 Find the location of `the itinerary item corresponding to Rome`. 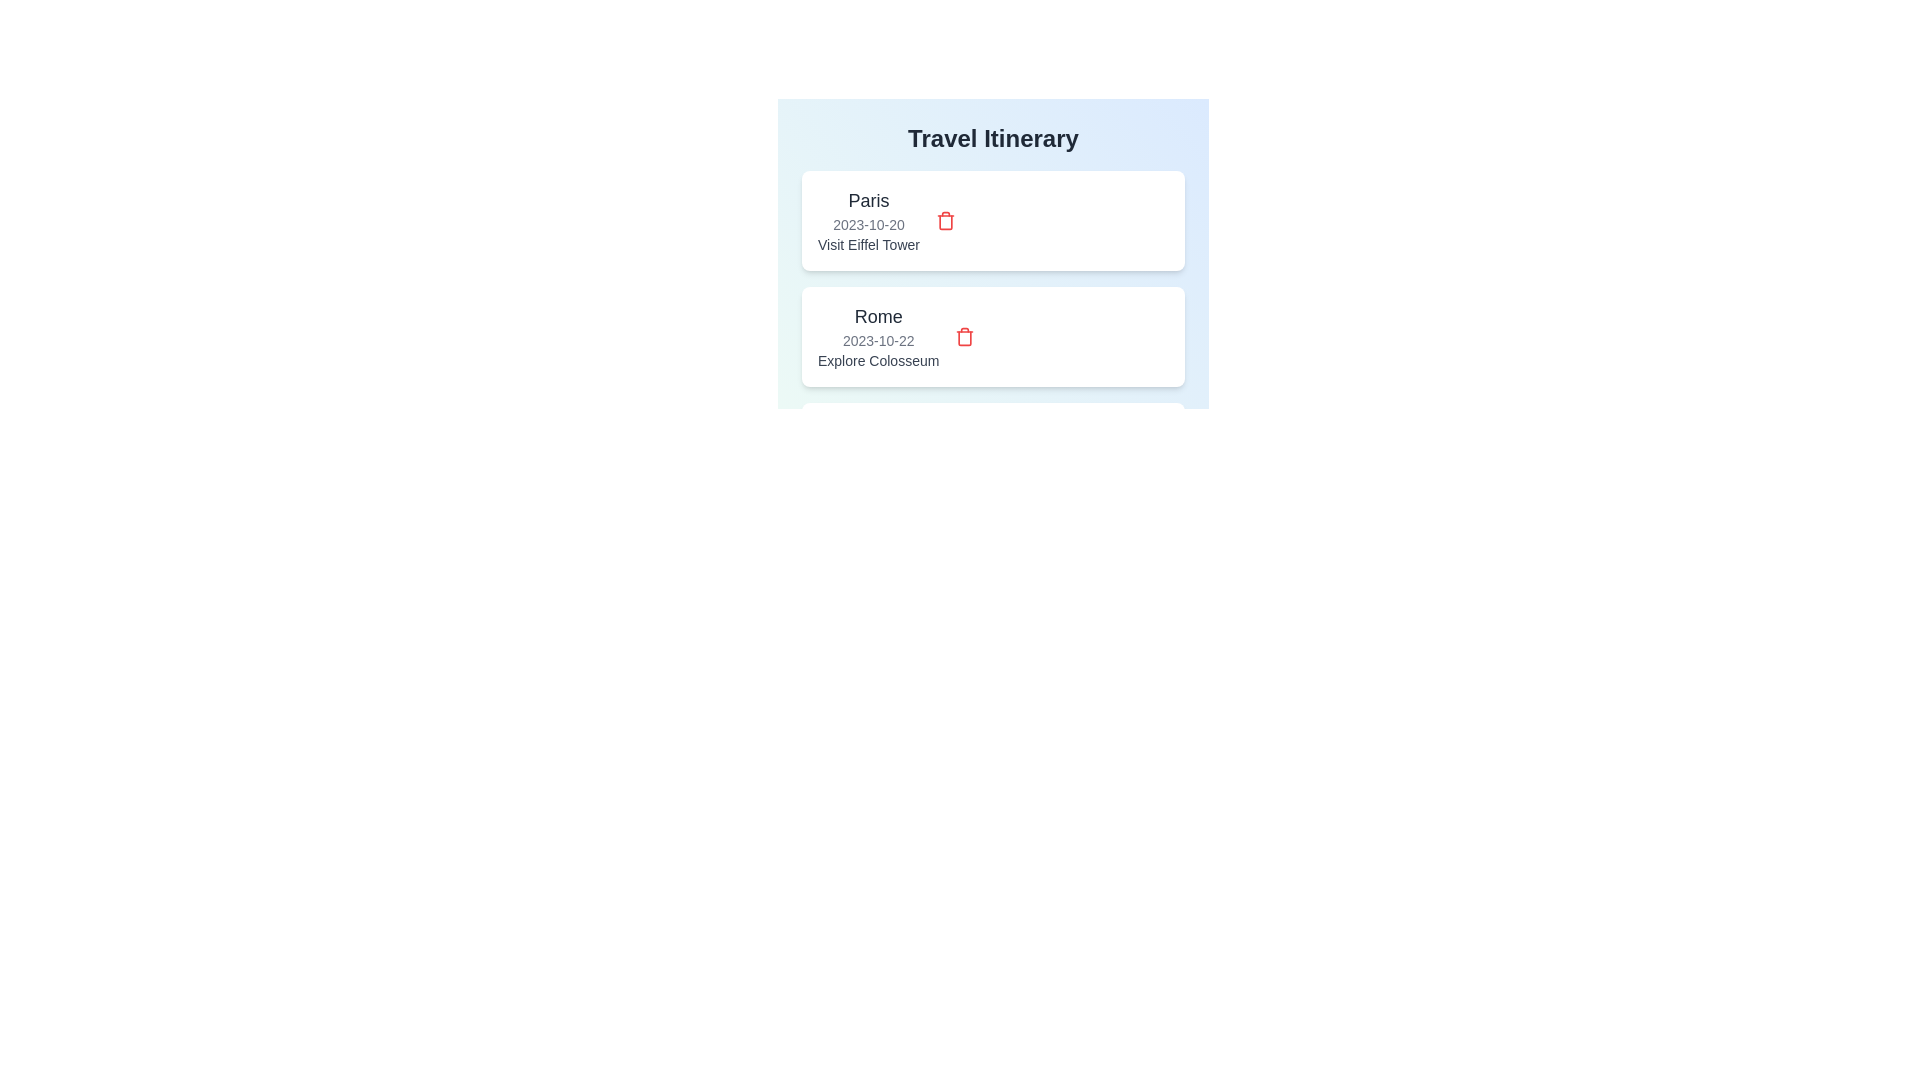

the itinerary item corresponding to Rome is located at coordinates (878, 335).